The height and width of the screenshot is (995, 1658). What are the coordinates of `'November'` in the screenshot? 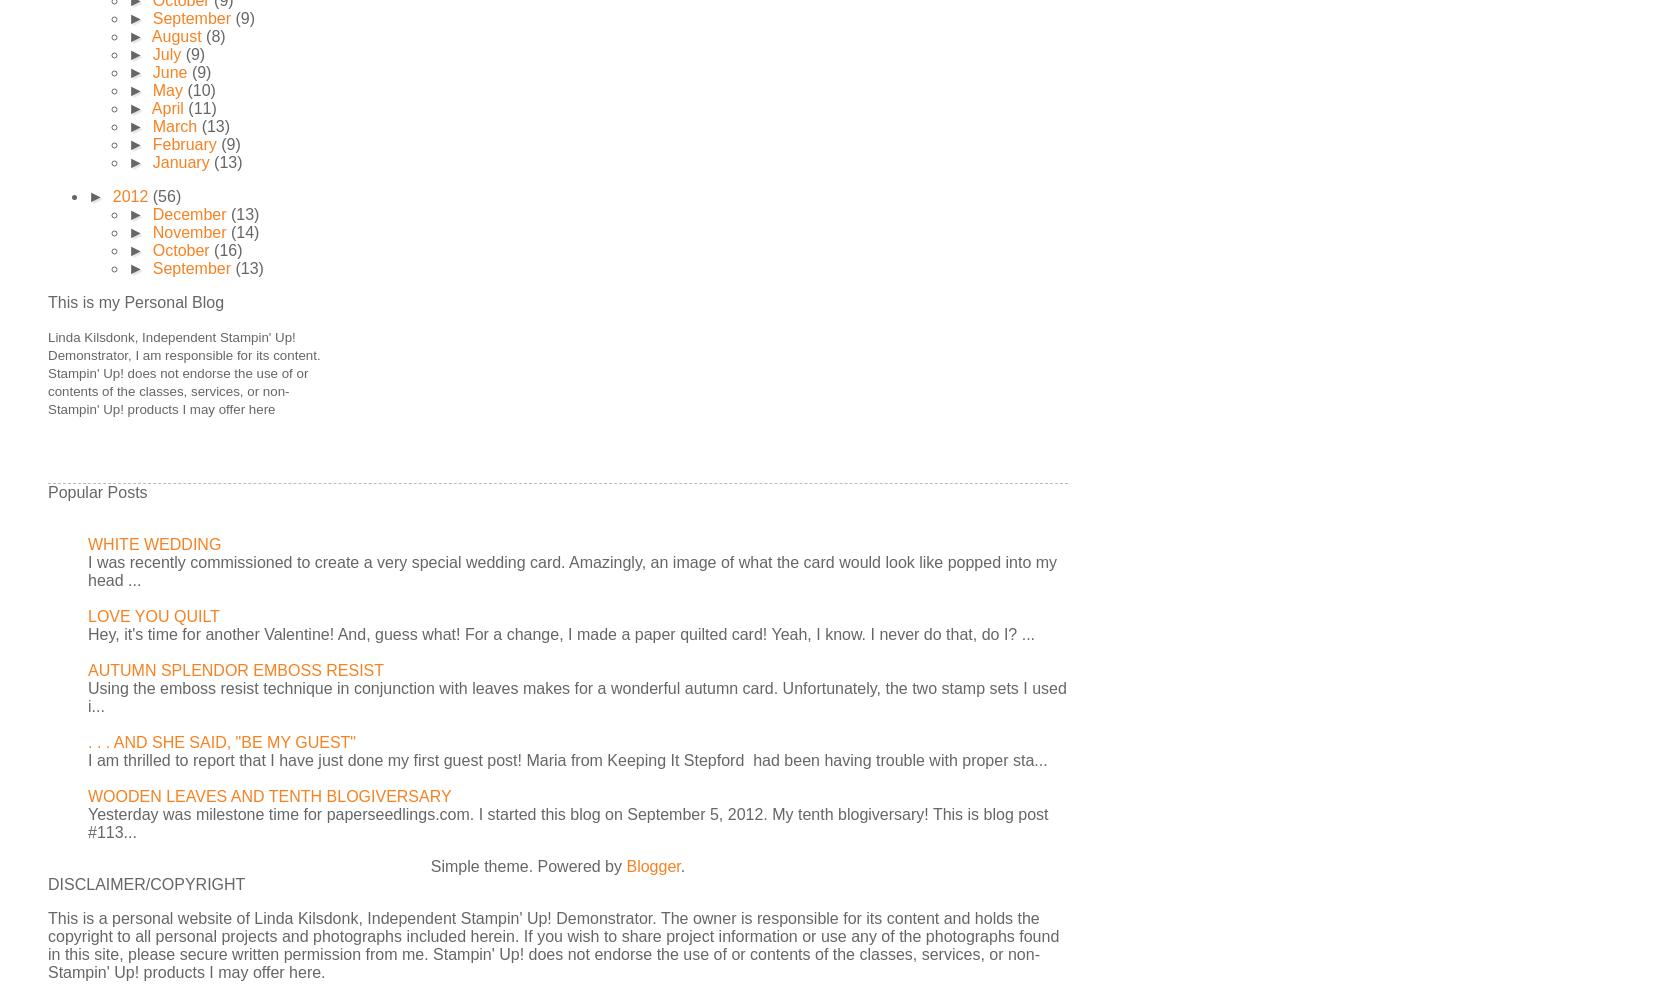 It's located at (191, 232).